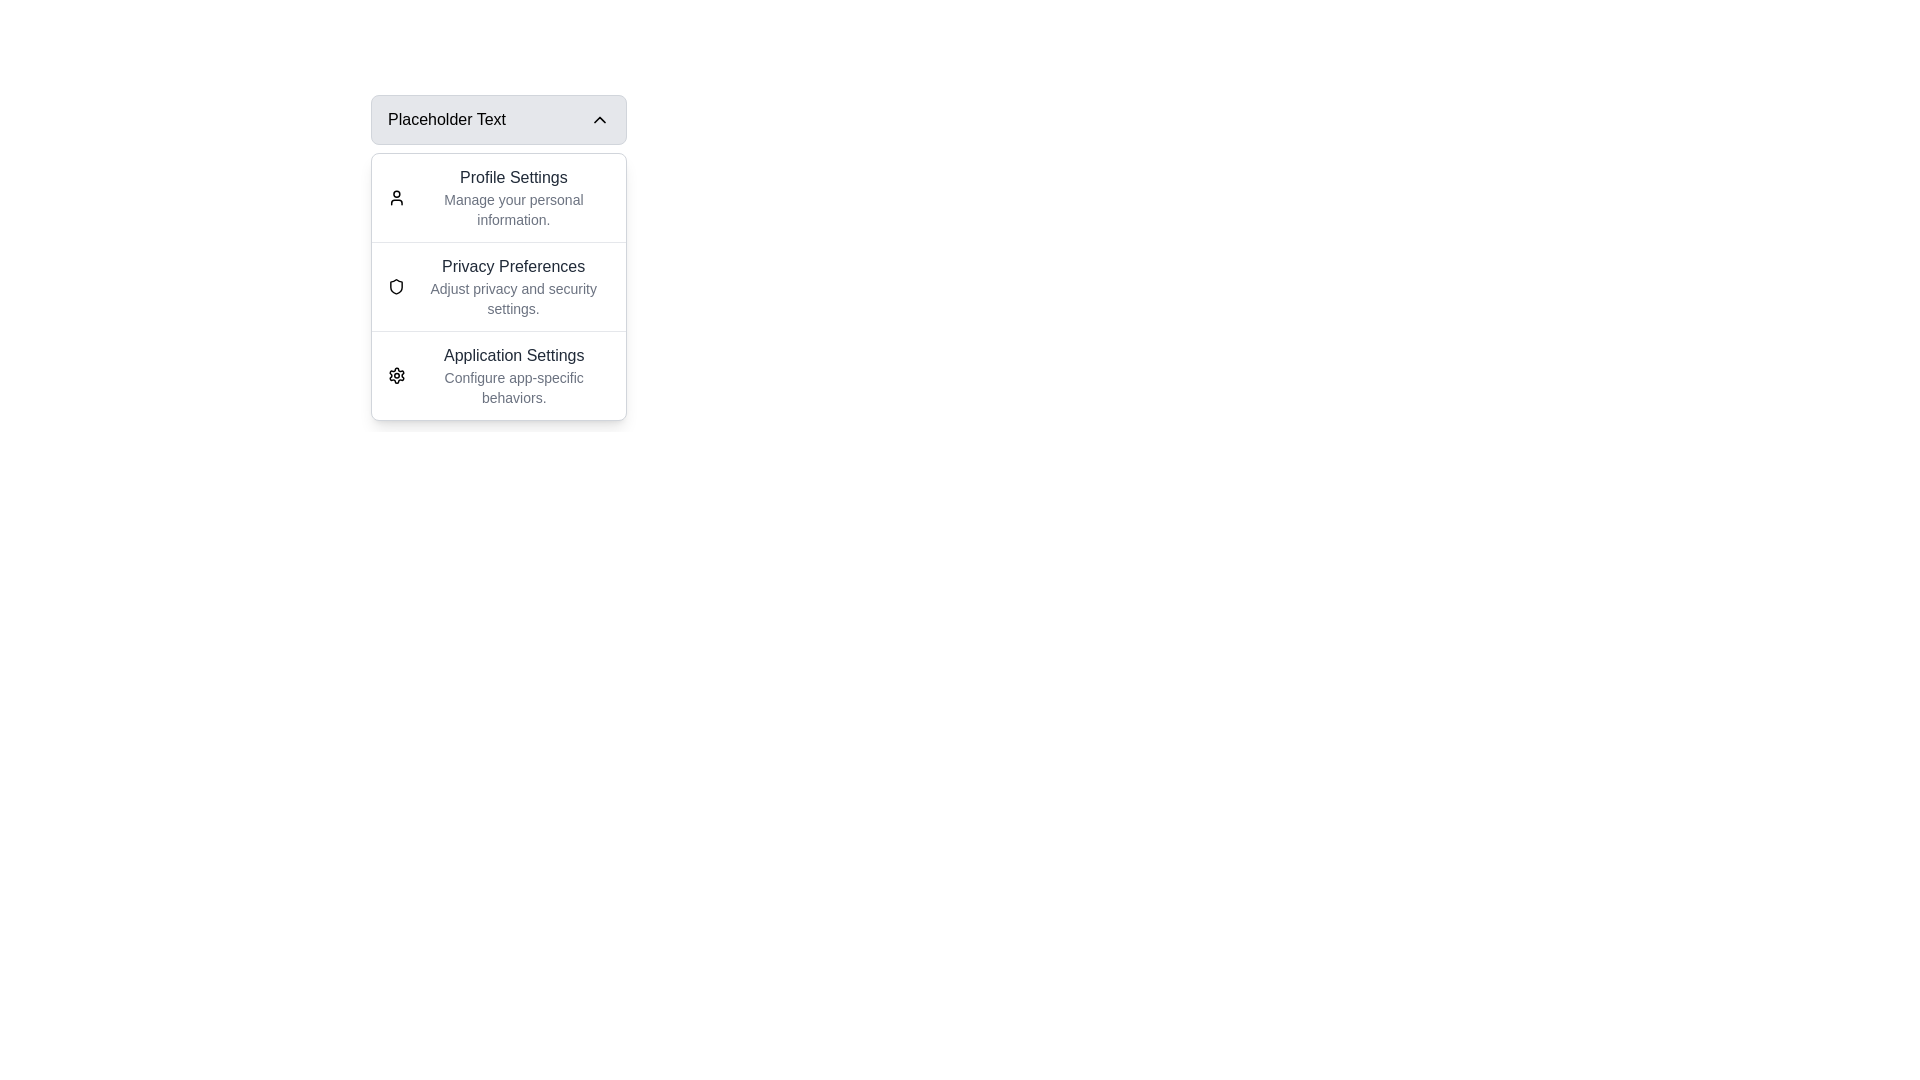  Describe the element at coordinates (514, 354) in the screenshot. I see `the 'Application Settings' text label, which is displayed in medium-weight gray font as the primary label in a dropdown menu of settings options` at that location.